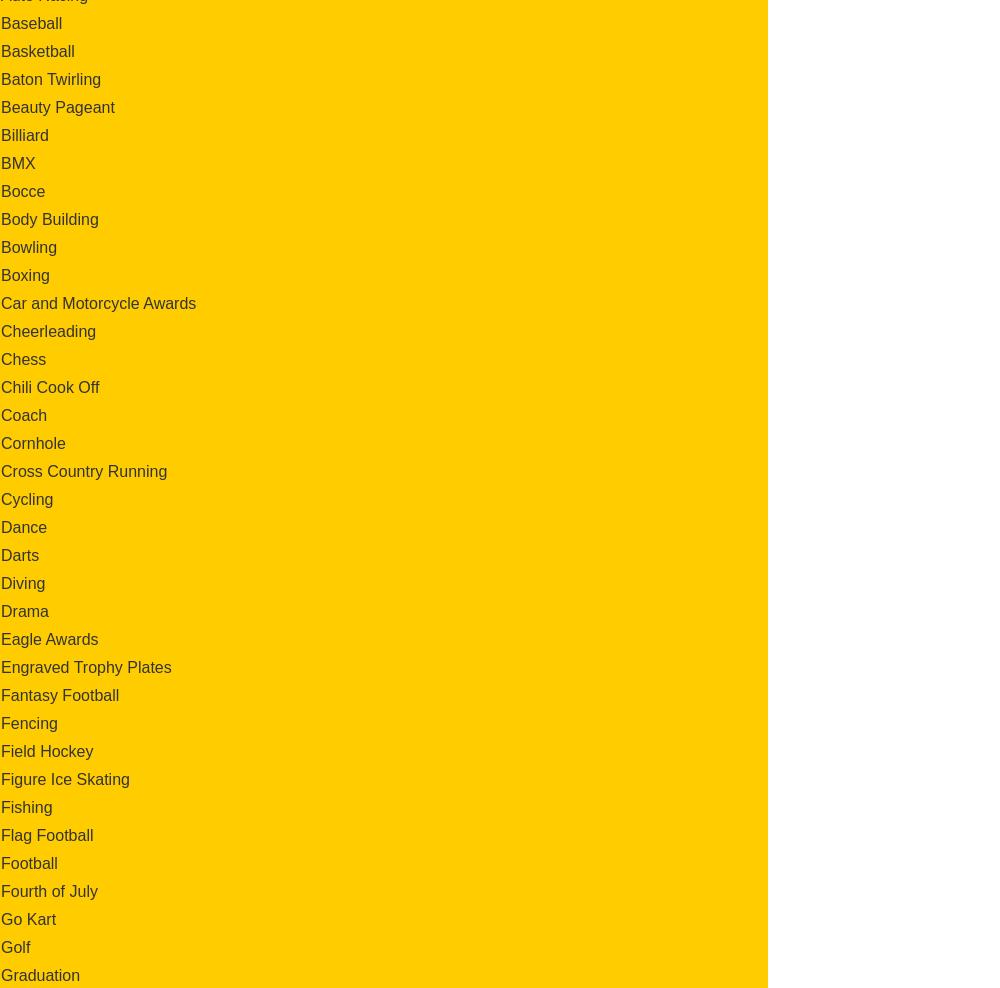 The width and height of the screenshot is (1000, 988). What do you see at coordinates (29, 246) in the screenshot?
I see `'Bowling'` at bounding box center [29, 246].